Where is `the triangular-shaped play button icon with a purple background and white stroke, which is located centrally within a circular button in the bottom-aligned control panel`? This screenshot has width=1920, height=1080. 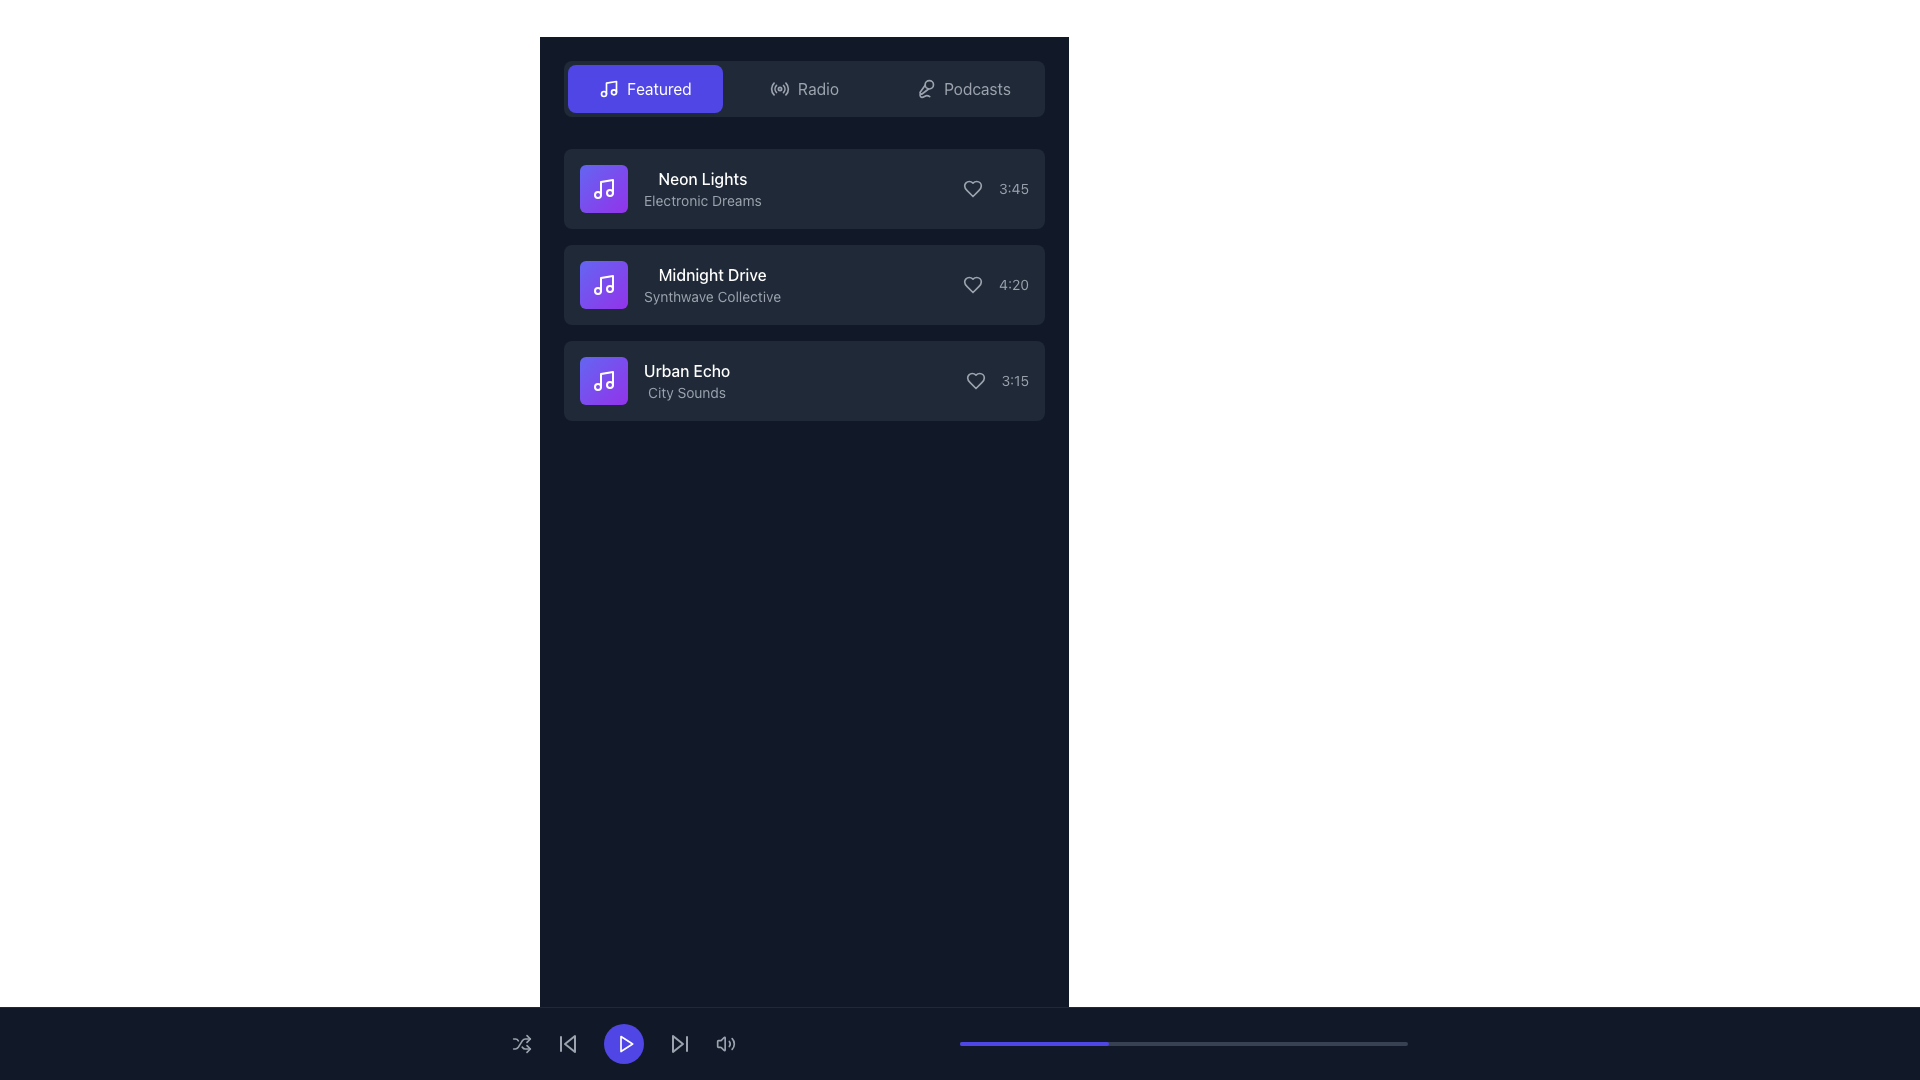 the triangular-shaped play button icon with a purple background and white stroke, which is located centrally within a circular button in the bottom-aligned control panel is located at coordinates (625, 1043).